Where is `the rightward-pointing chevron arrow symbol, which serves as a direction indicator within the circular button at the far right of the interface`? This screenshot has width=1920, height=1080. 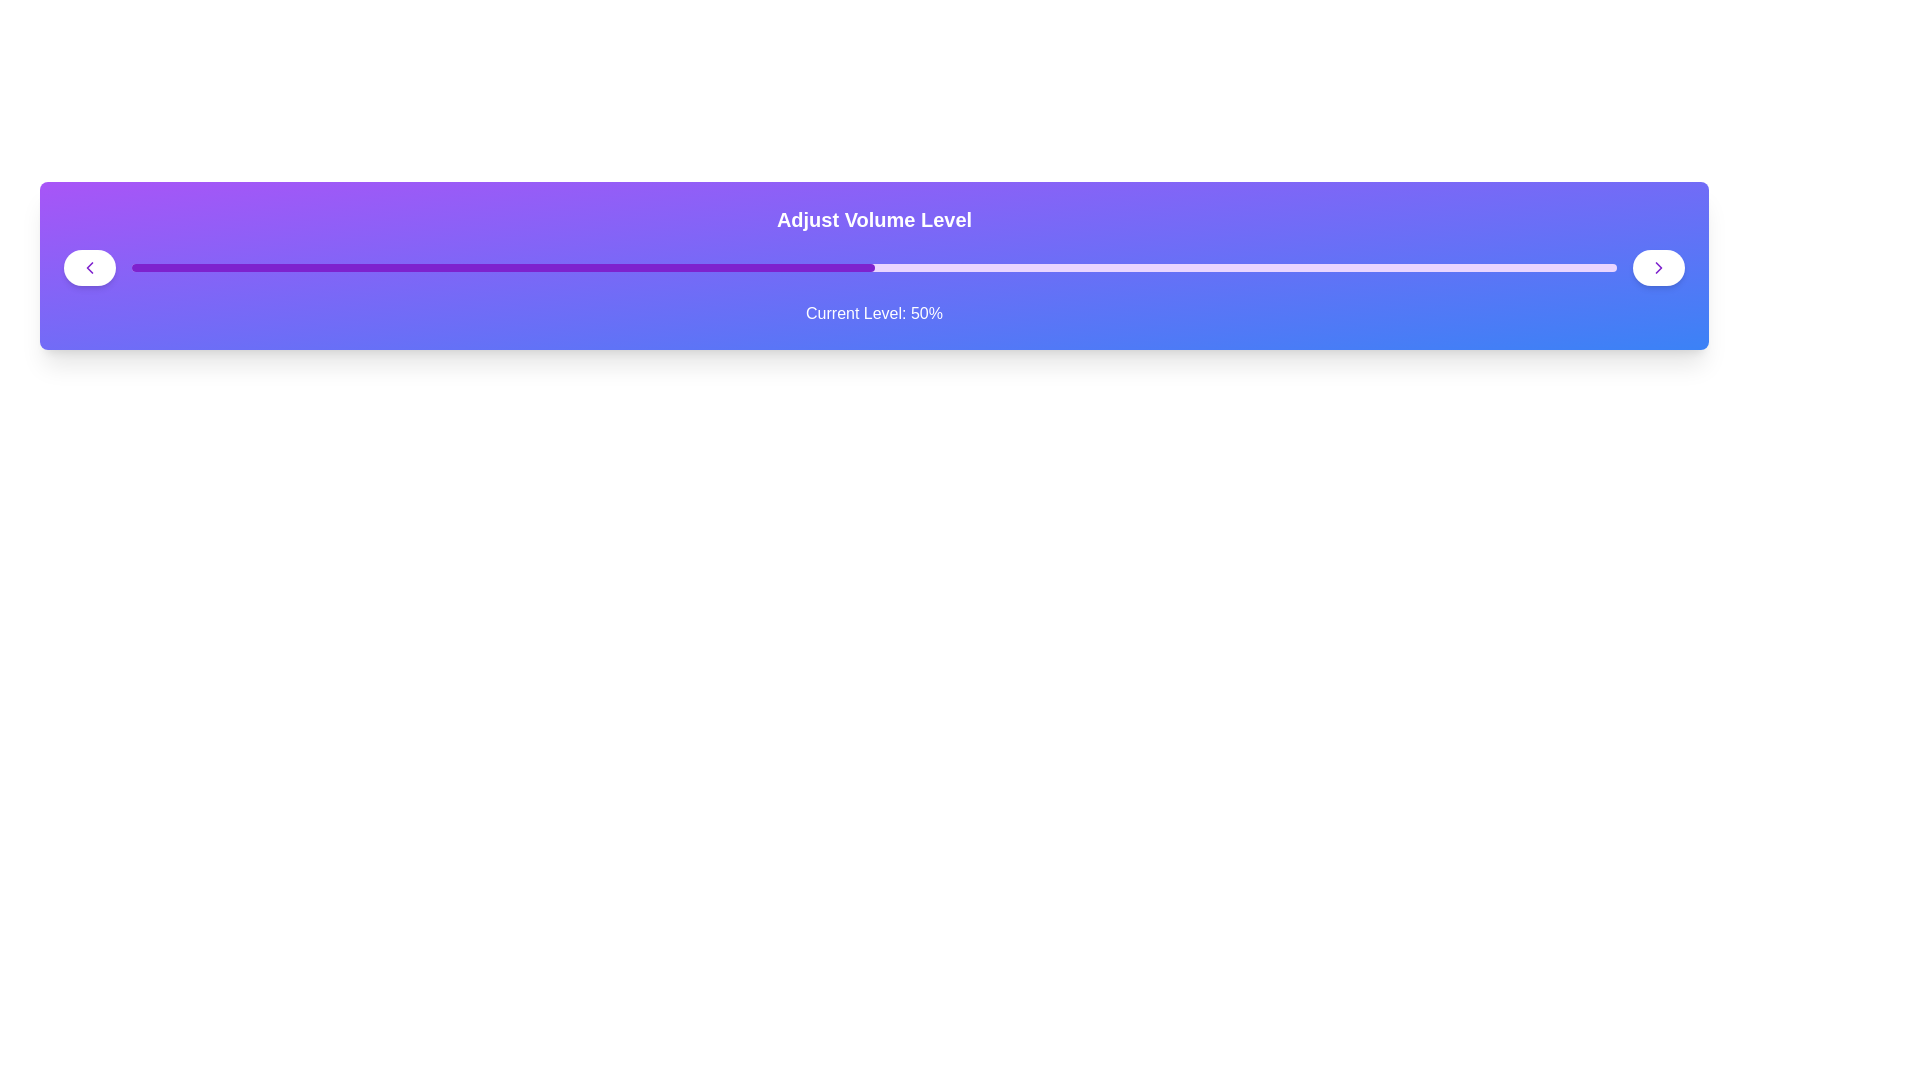 the rightward-pointing chevron arrow symbol, which serves as a direction indicator within the circular button at the far right of the interface is located at coordinates (1659, 266).